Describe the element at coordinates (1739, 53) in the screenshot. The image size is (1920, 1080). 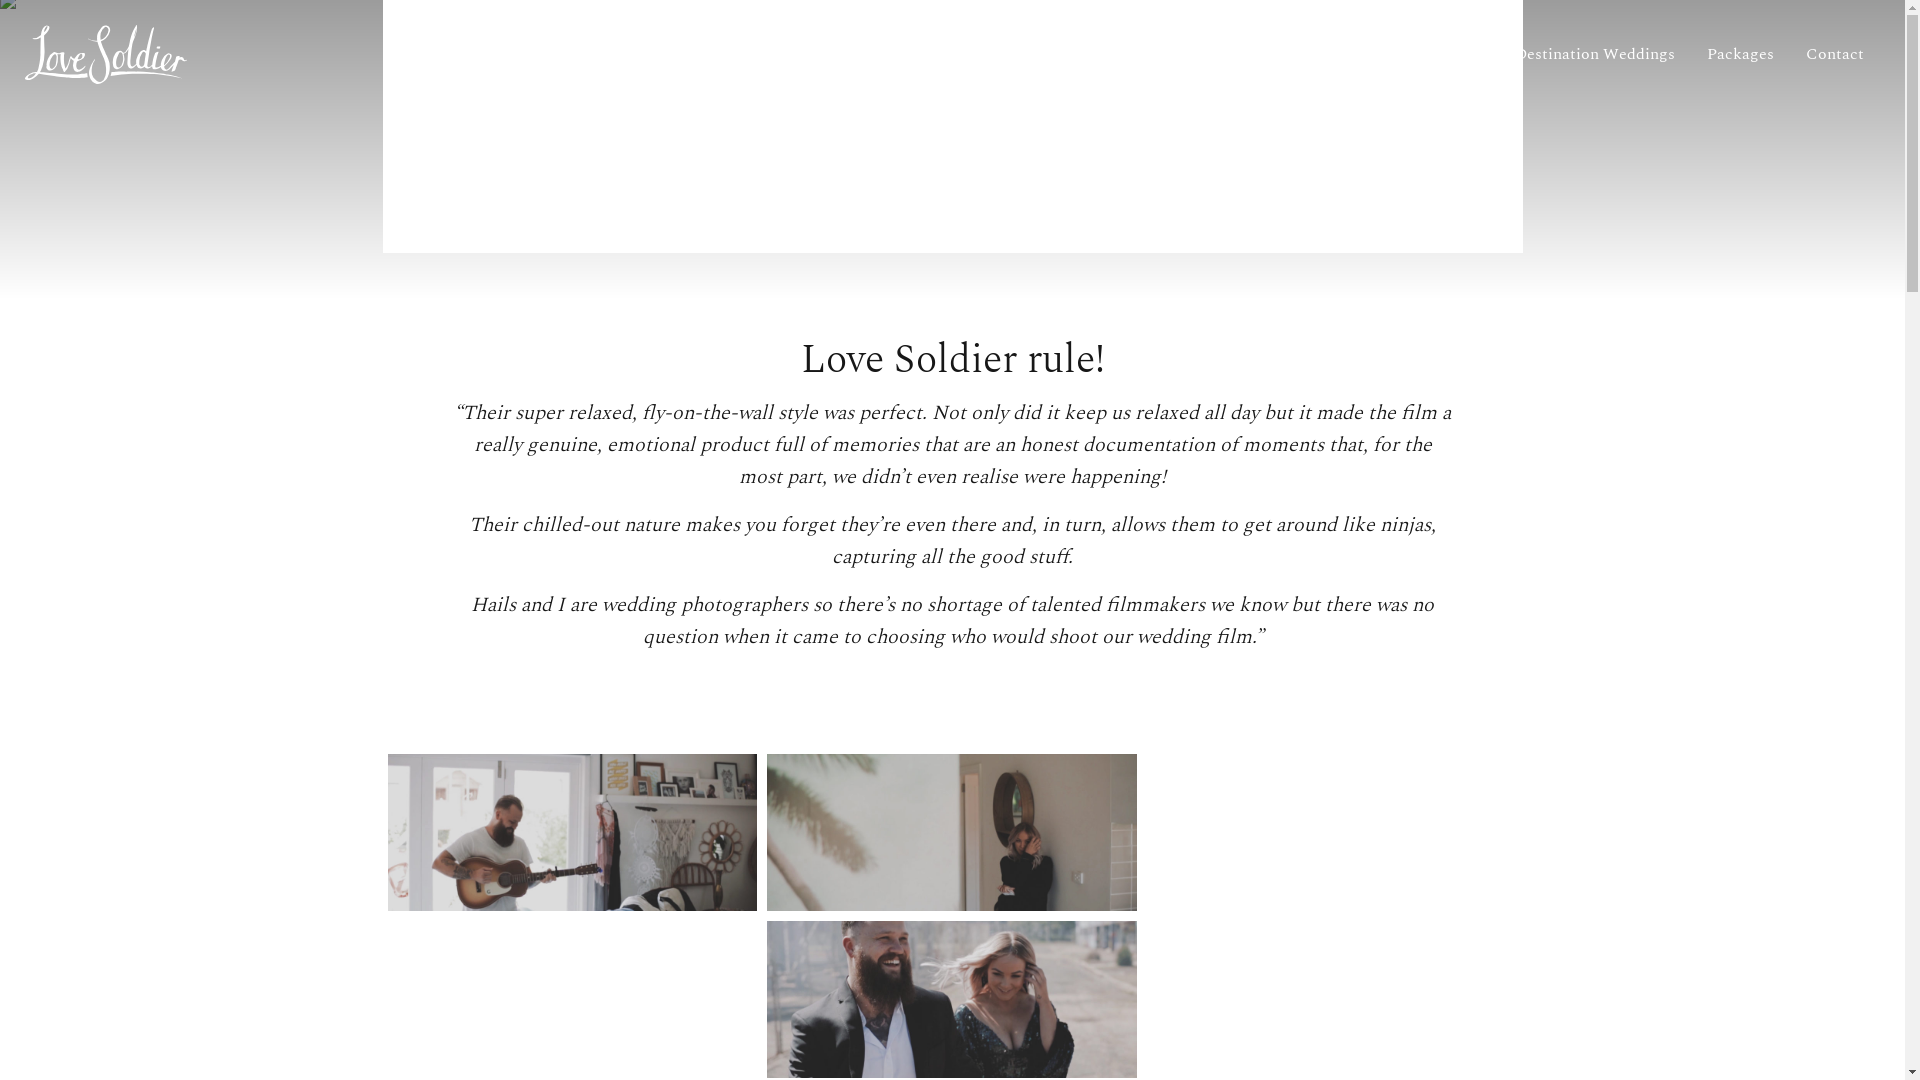
I see `'Packages'` at that location.